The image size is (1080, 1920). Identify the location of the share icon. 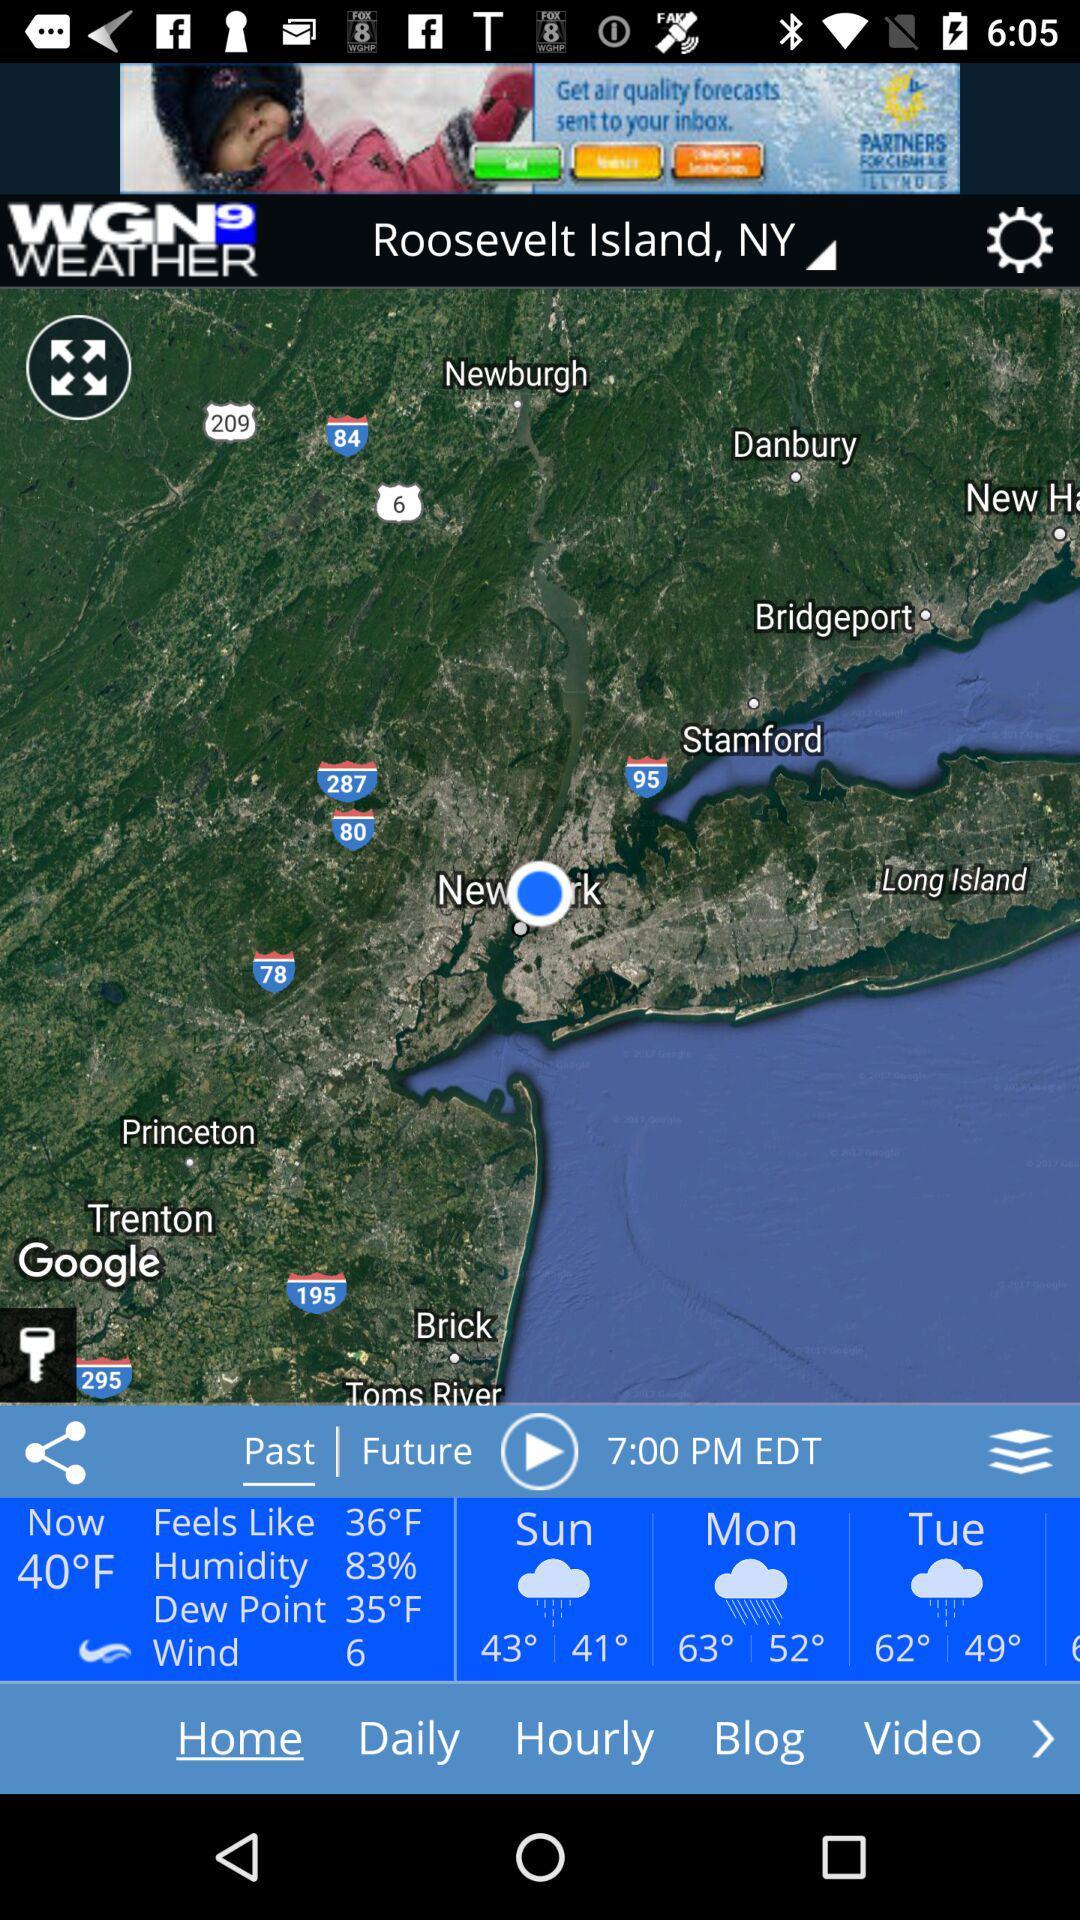
(58, 1451).